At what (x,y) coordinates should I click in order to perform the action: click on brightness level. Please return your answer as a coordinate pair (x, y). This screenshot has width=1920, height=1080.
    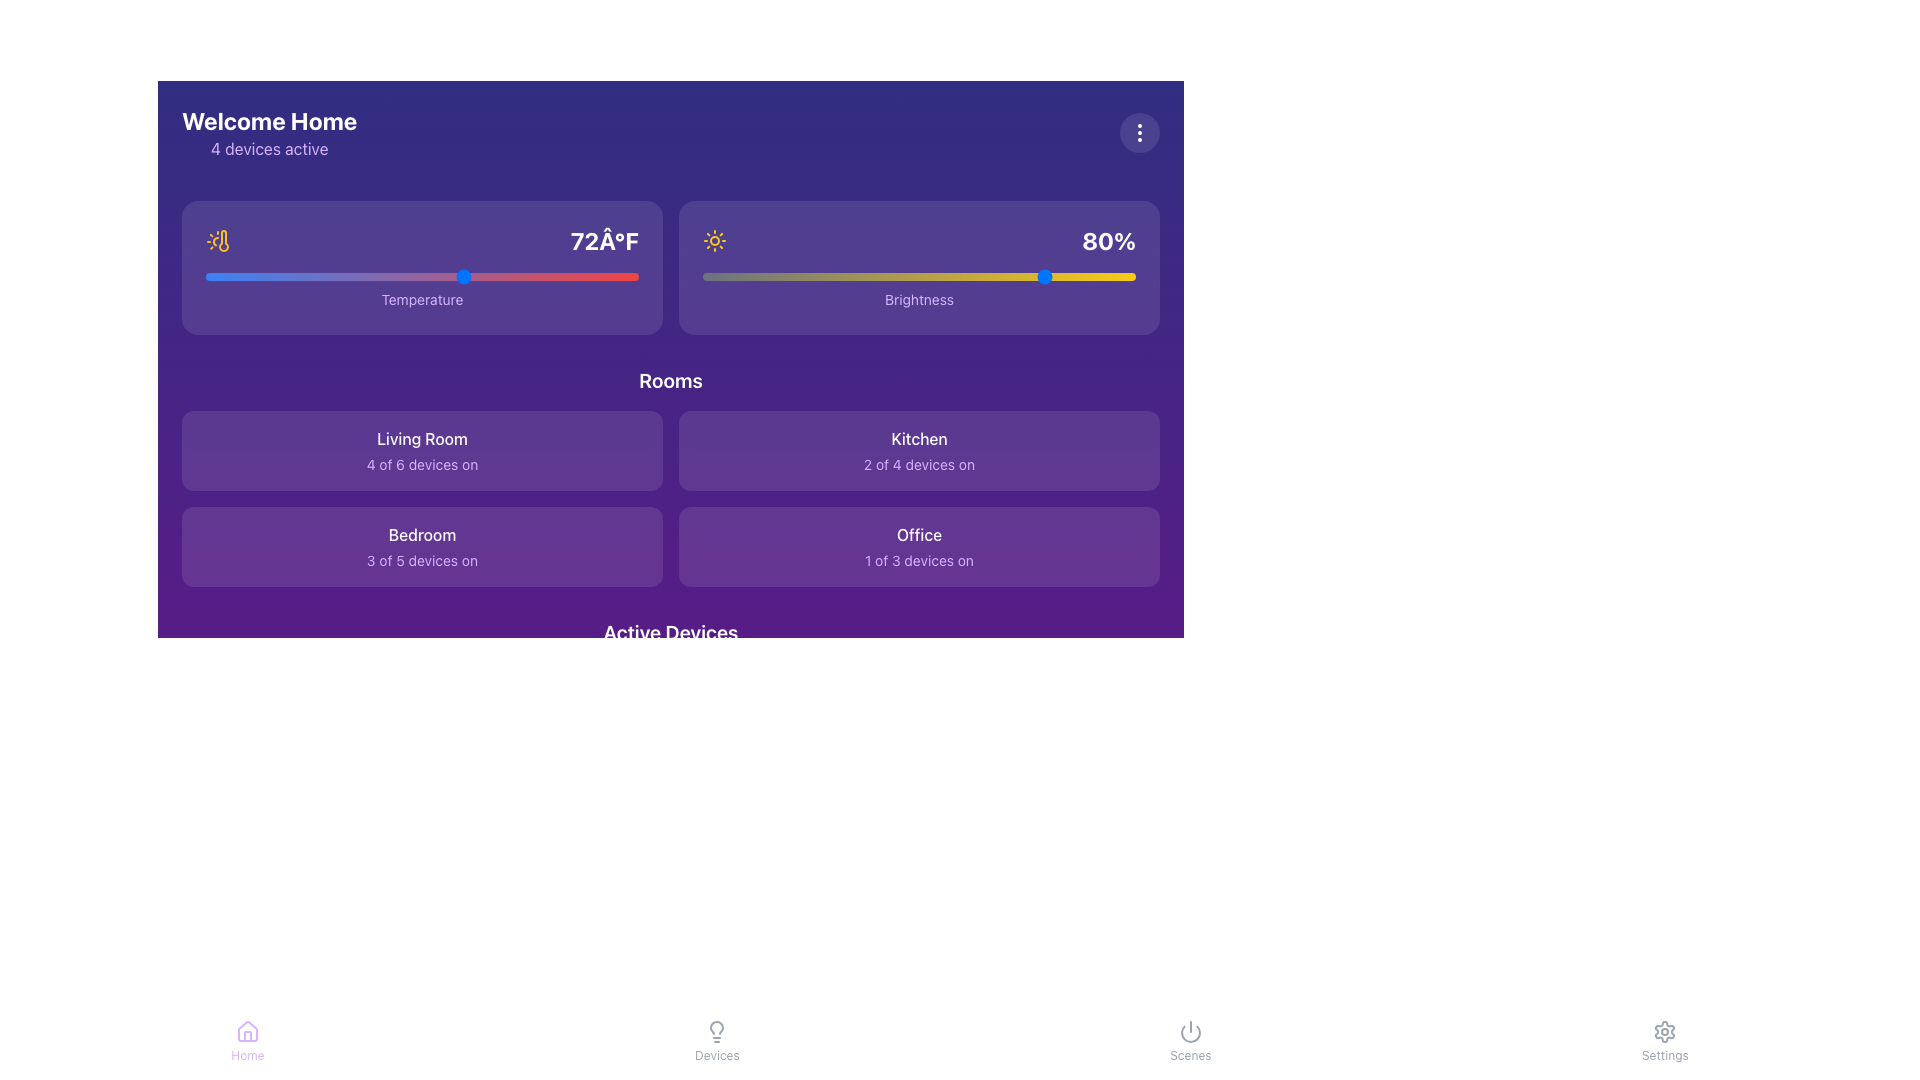
    Looking at the image, I should click on (997, 277).